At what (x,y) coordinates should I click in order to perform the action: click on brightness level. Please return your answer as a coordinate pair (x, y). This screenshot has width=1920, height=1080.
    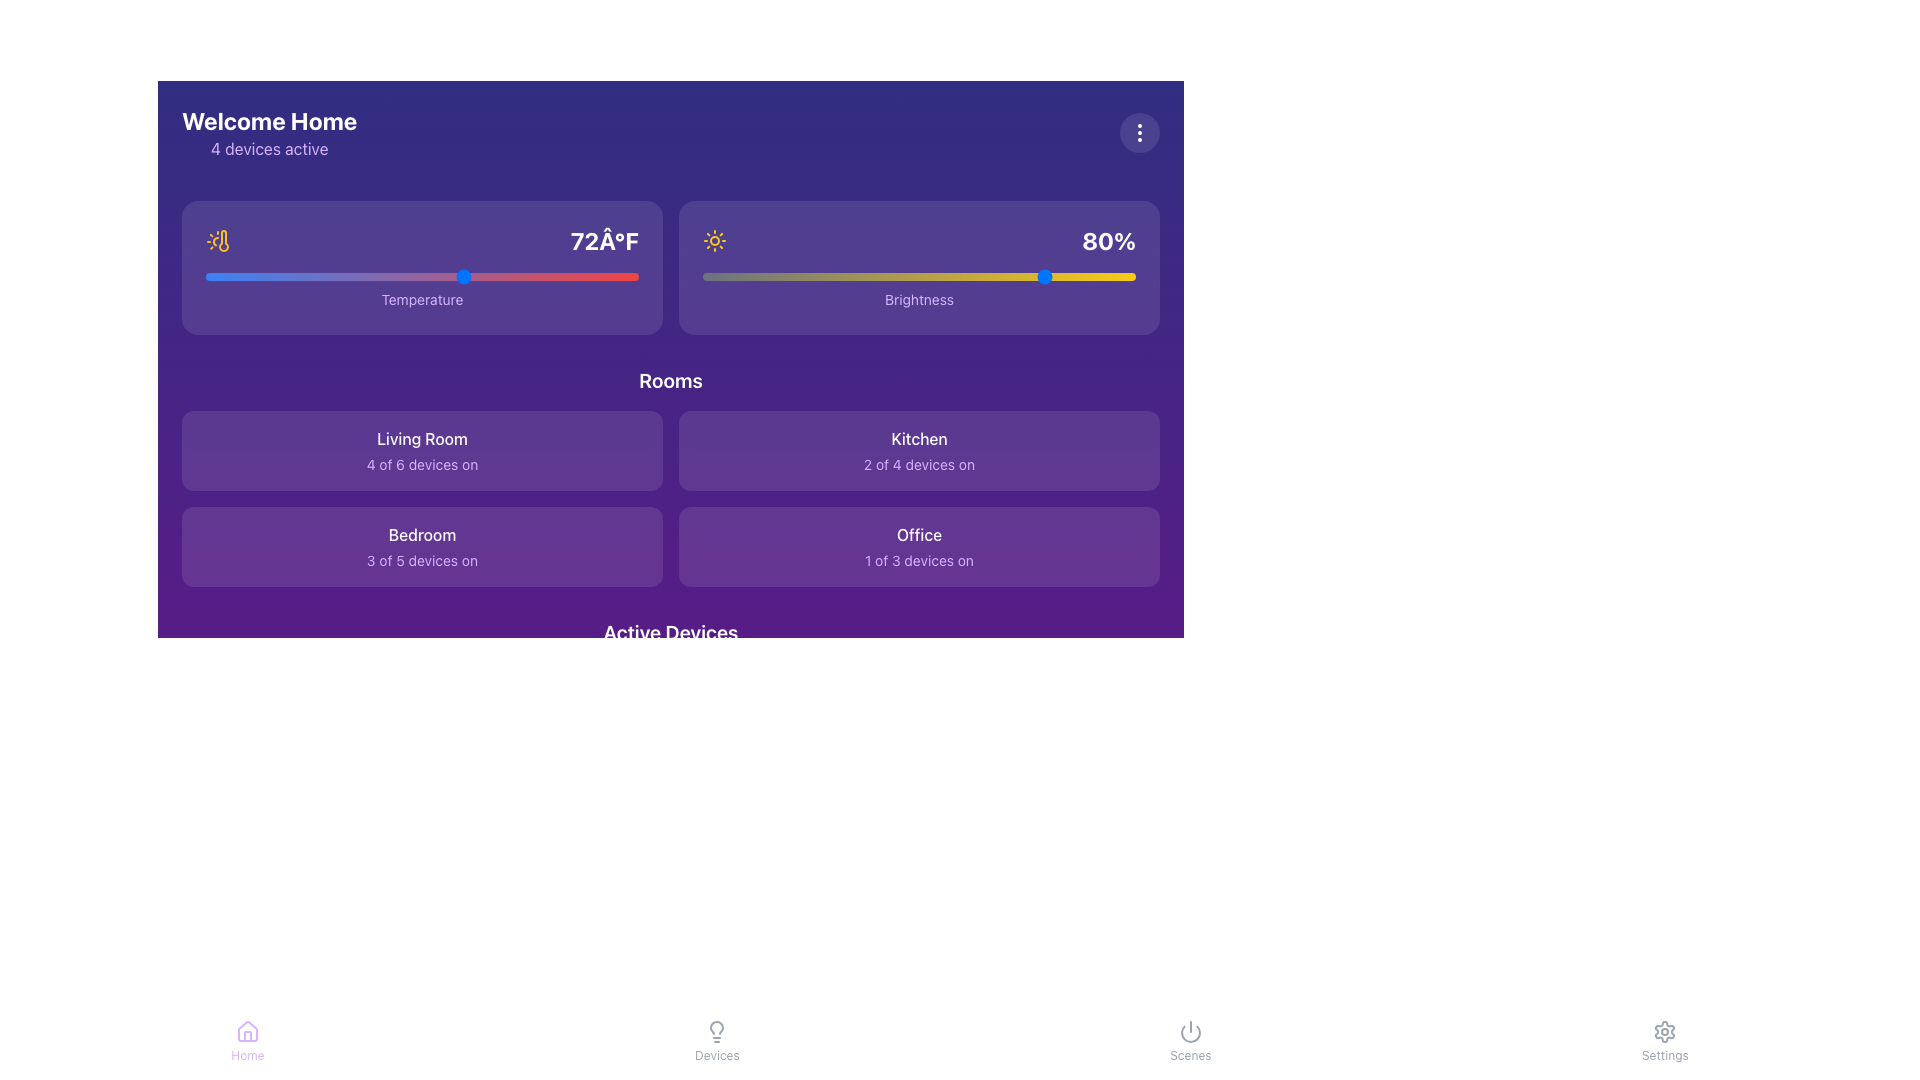
    Looking at the image, I should click on (997, 277).